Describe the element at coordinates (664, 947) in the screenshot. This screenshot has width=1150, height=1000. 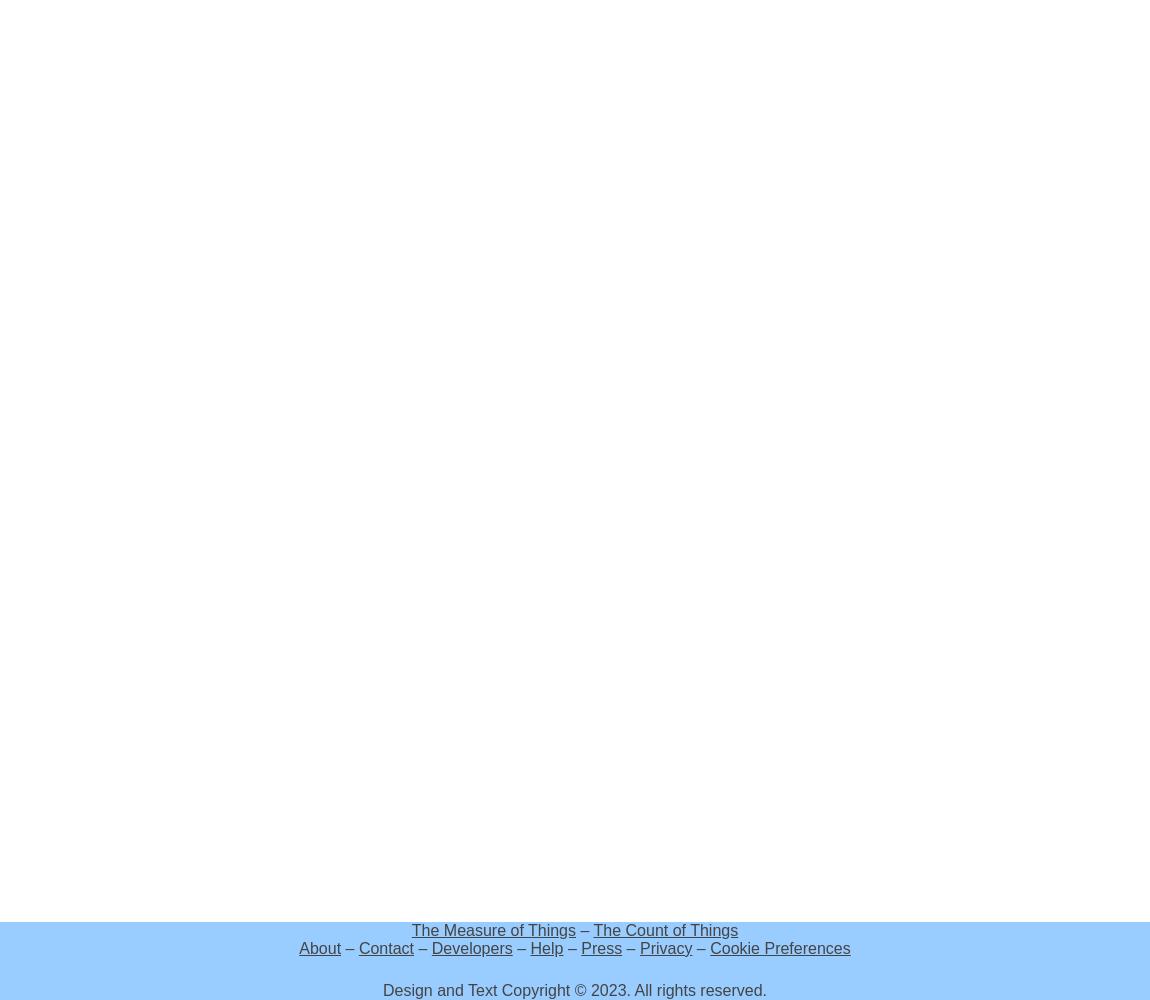
I see `'Privacy'` at that location.